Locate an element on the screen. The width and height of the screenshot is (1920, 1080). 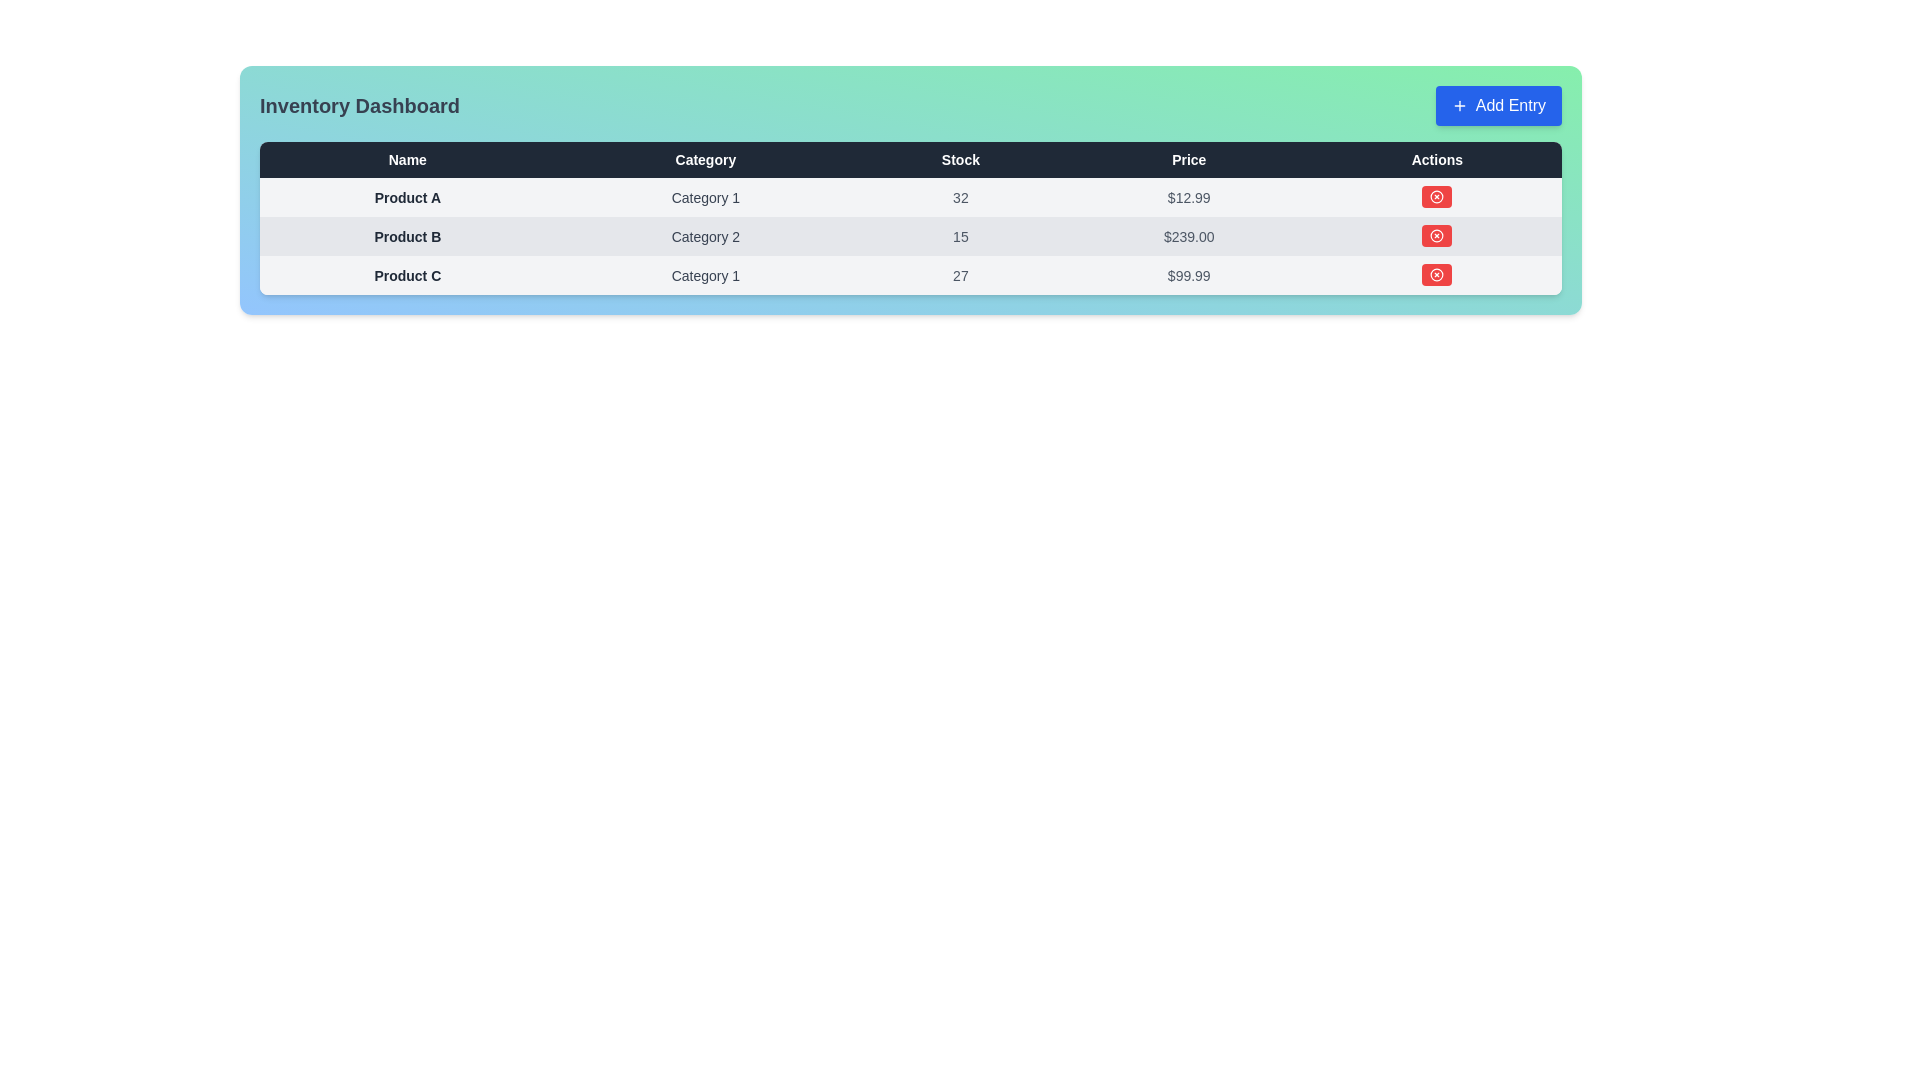
the deletion button represented by an 'X' icon, located in the 'Actions' column of the second row of the table is located at coordinates (1435, 234).